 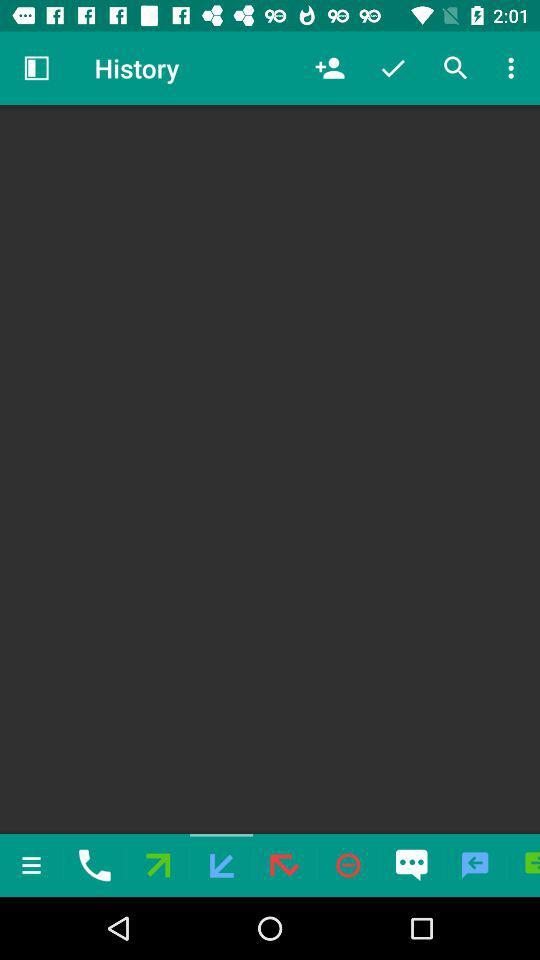 What do you see at coordinates (329, 68) in the screenshot?
I see `the icon to the right of the history icon` at bounding box center [329, 68].